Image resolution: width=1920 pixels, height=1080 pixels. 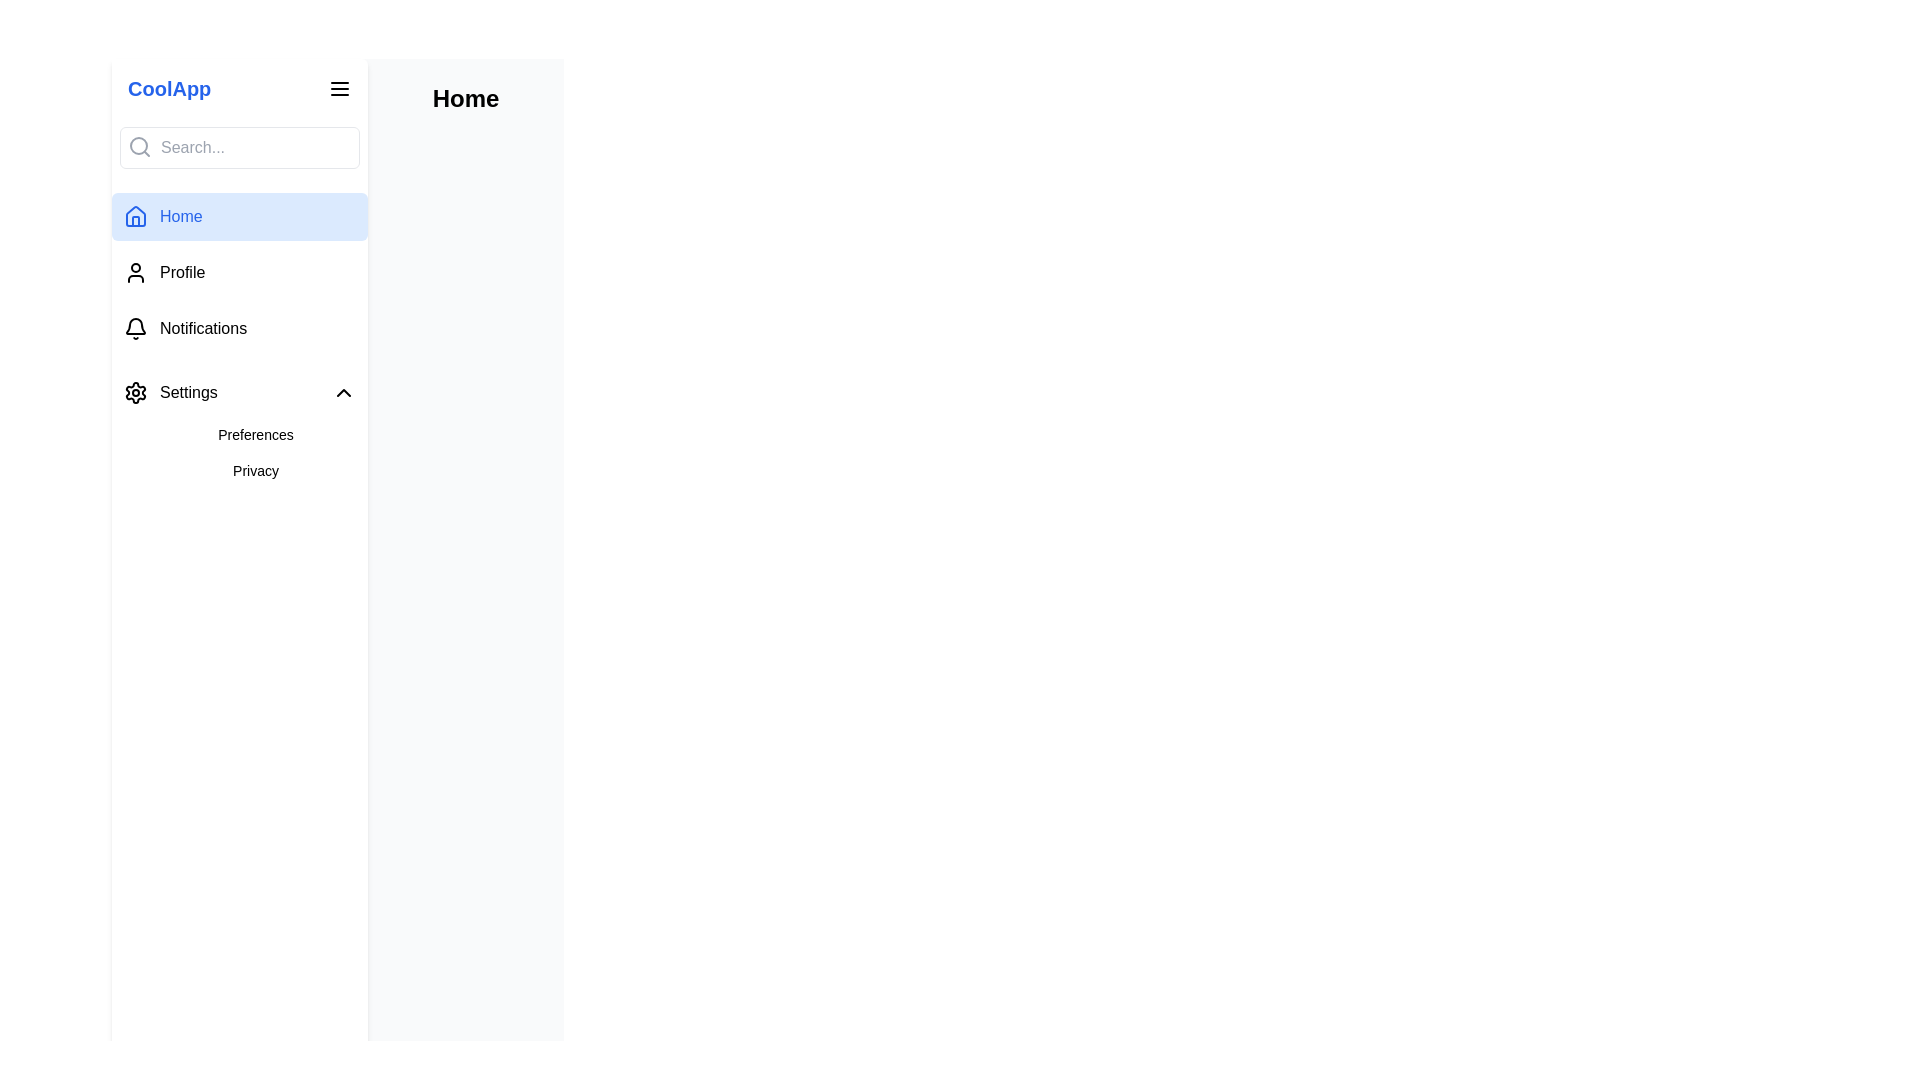 I want to click on the 'Profile' icon, so click(x=134, y=273).